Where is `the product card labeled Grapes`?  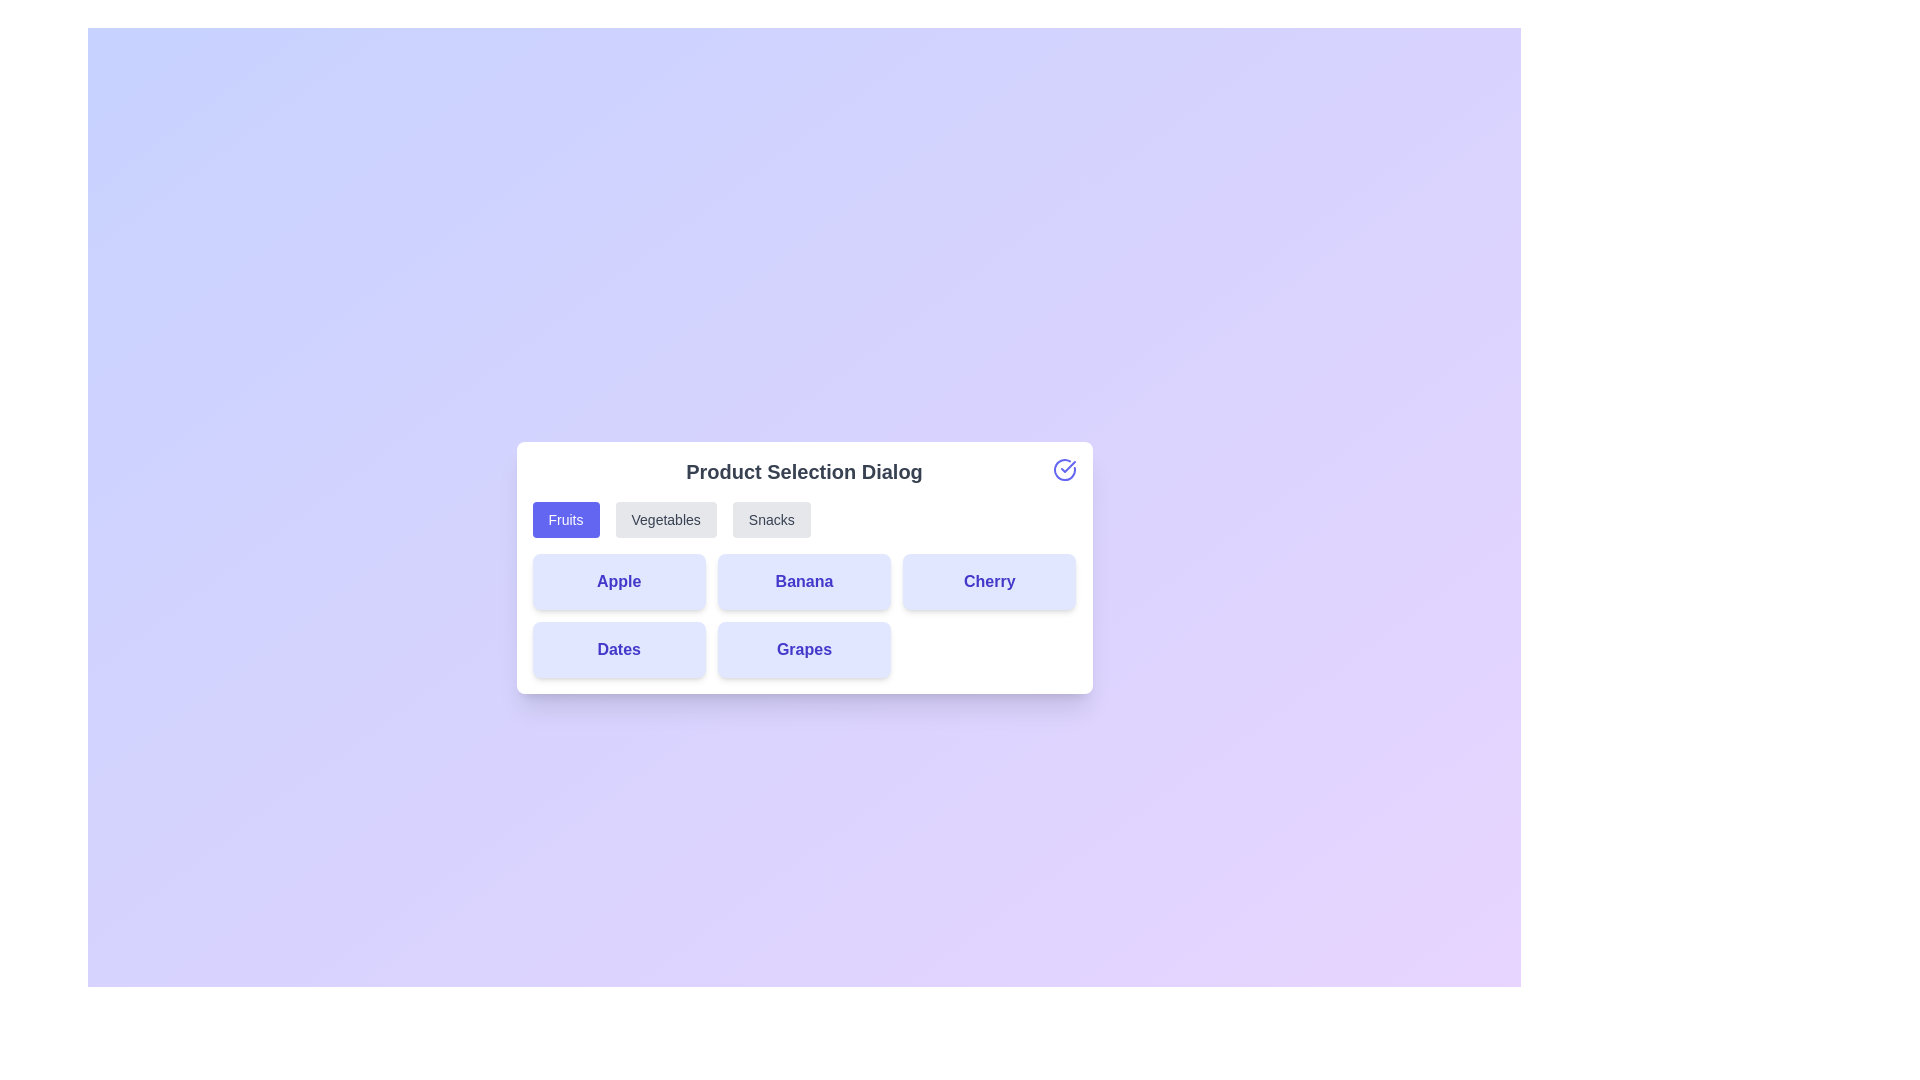 the product card labeled Grapes is located at coordinates (804, 650).